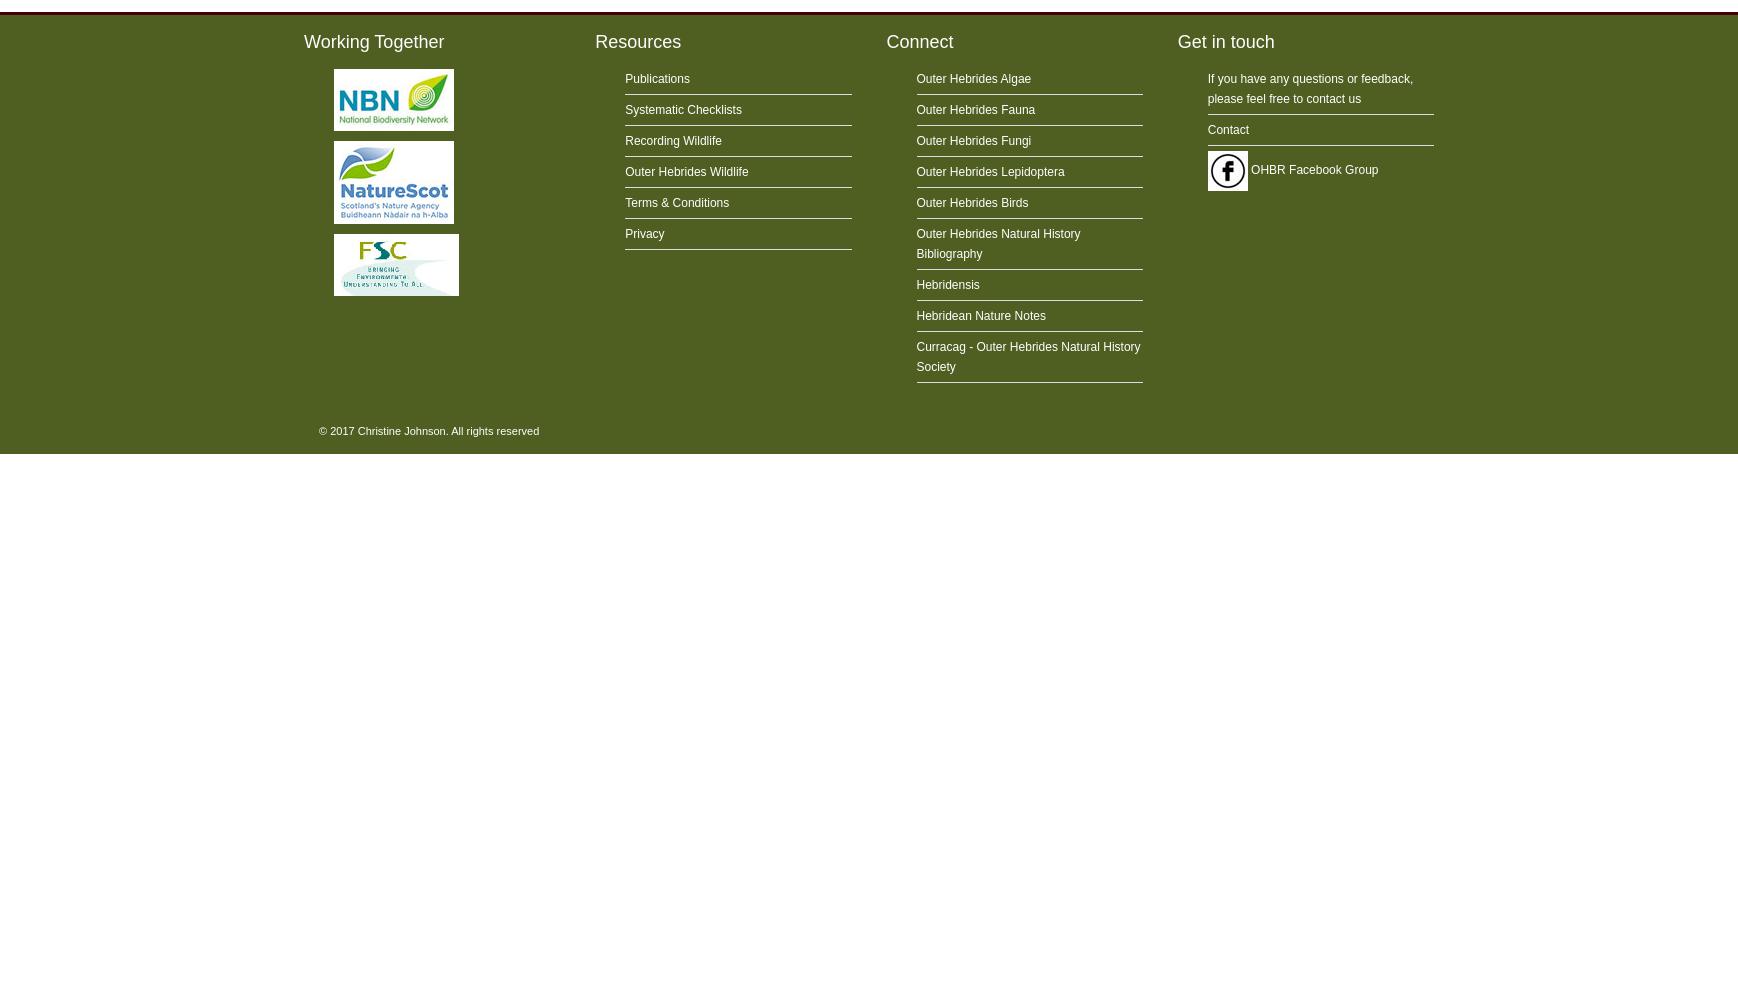 This screenshot has width=1738, height=1000. Describe the element at coordinates (683, 109) in the screenshot. I see `'Systematic Checklists'` at that location.